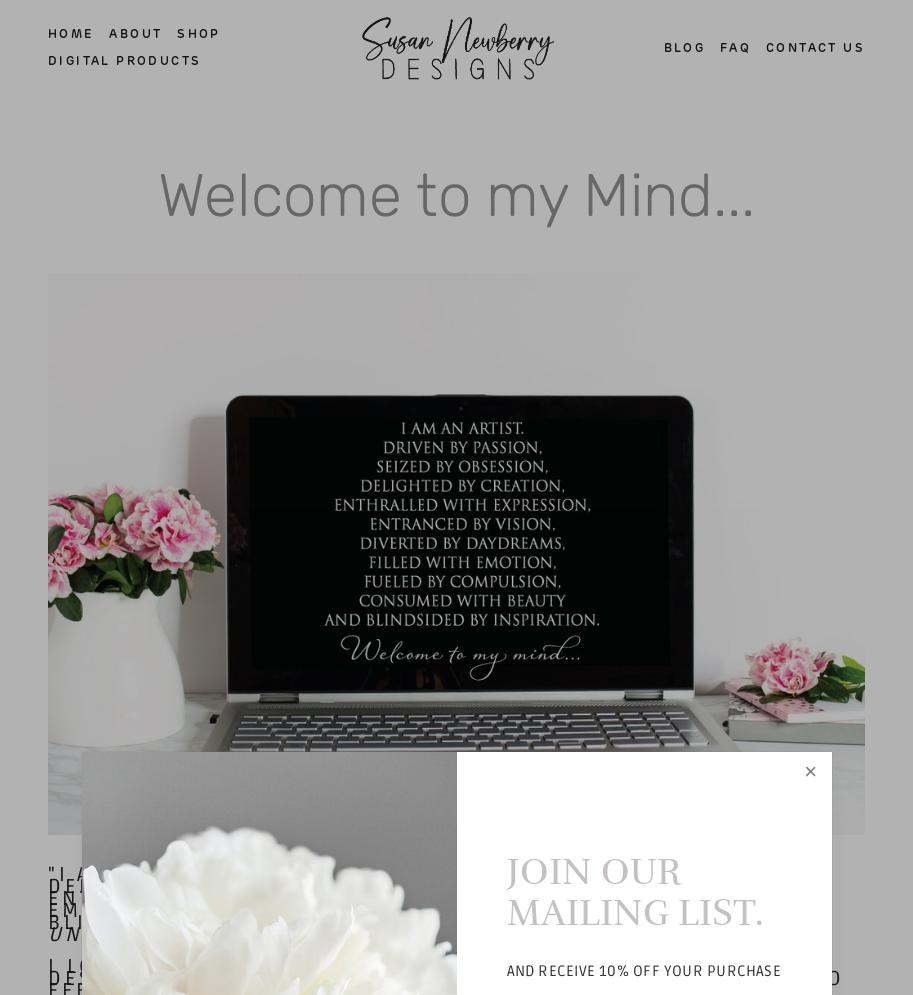 The height and width of the screenshot is (995, 913). I want to click on '"I am an artist. Driven by passion, seized by obsession, delighted by creation, enthralled with expression, entranced by vision, diverted by daydreams, filled with emotion, fueled by compulsion, consumed with beauty and blindsided by inspiration. WELCOME TO MY MIND…" -', so click(440, 896).